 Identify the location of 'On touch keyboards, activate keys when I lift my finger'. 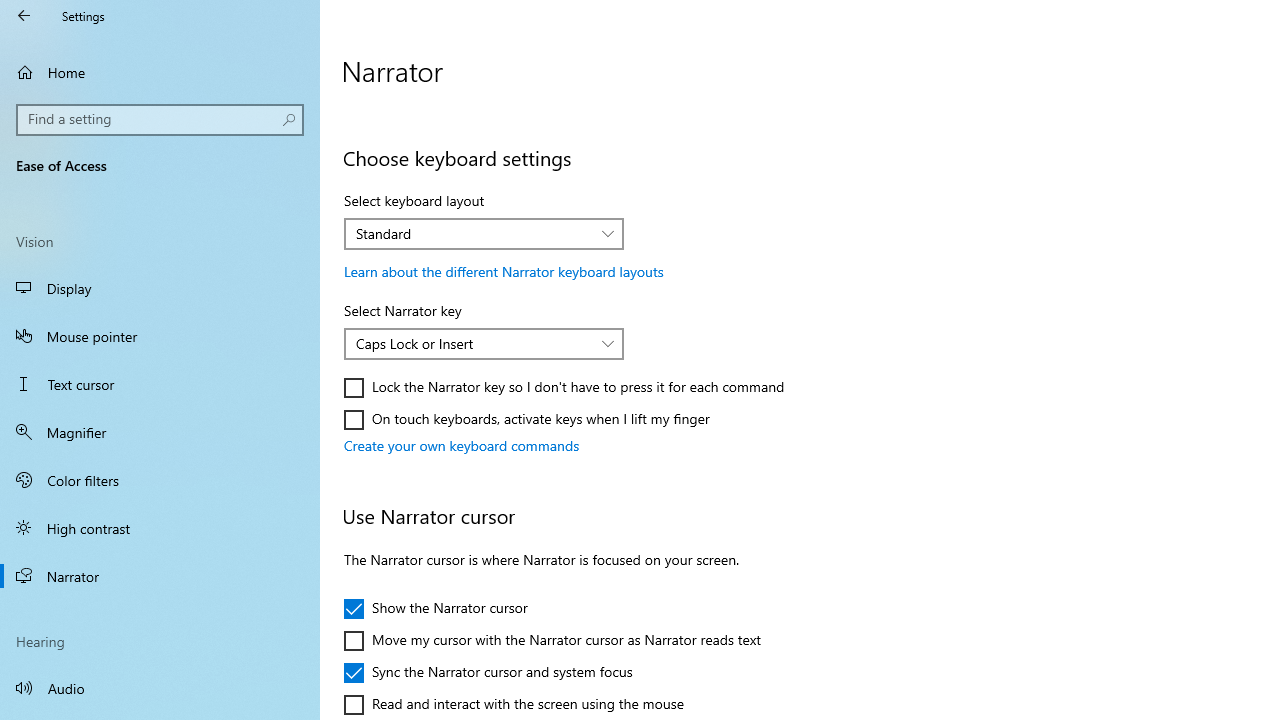
(527, 419).